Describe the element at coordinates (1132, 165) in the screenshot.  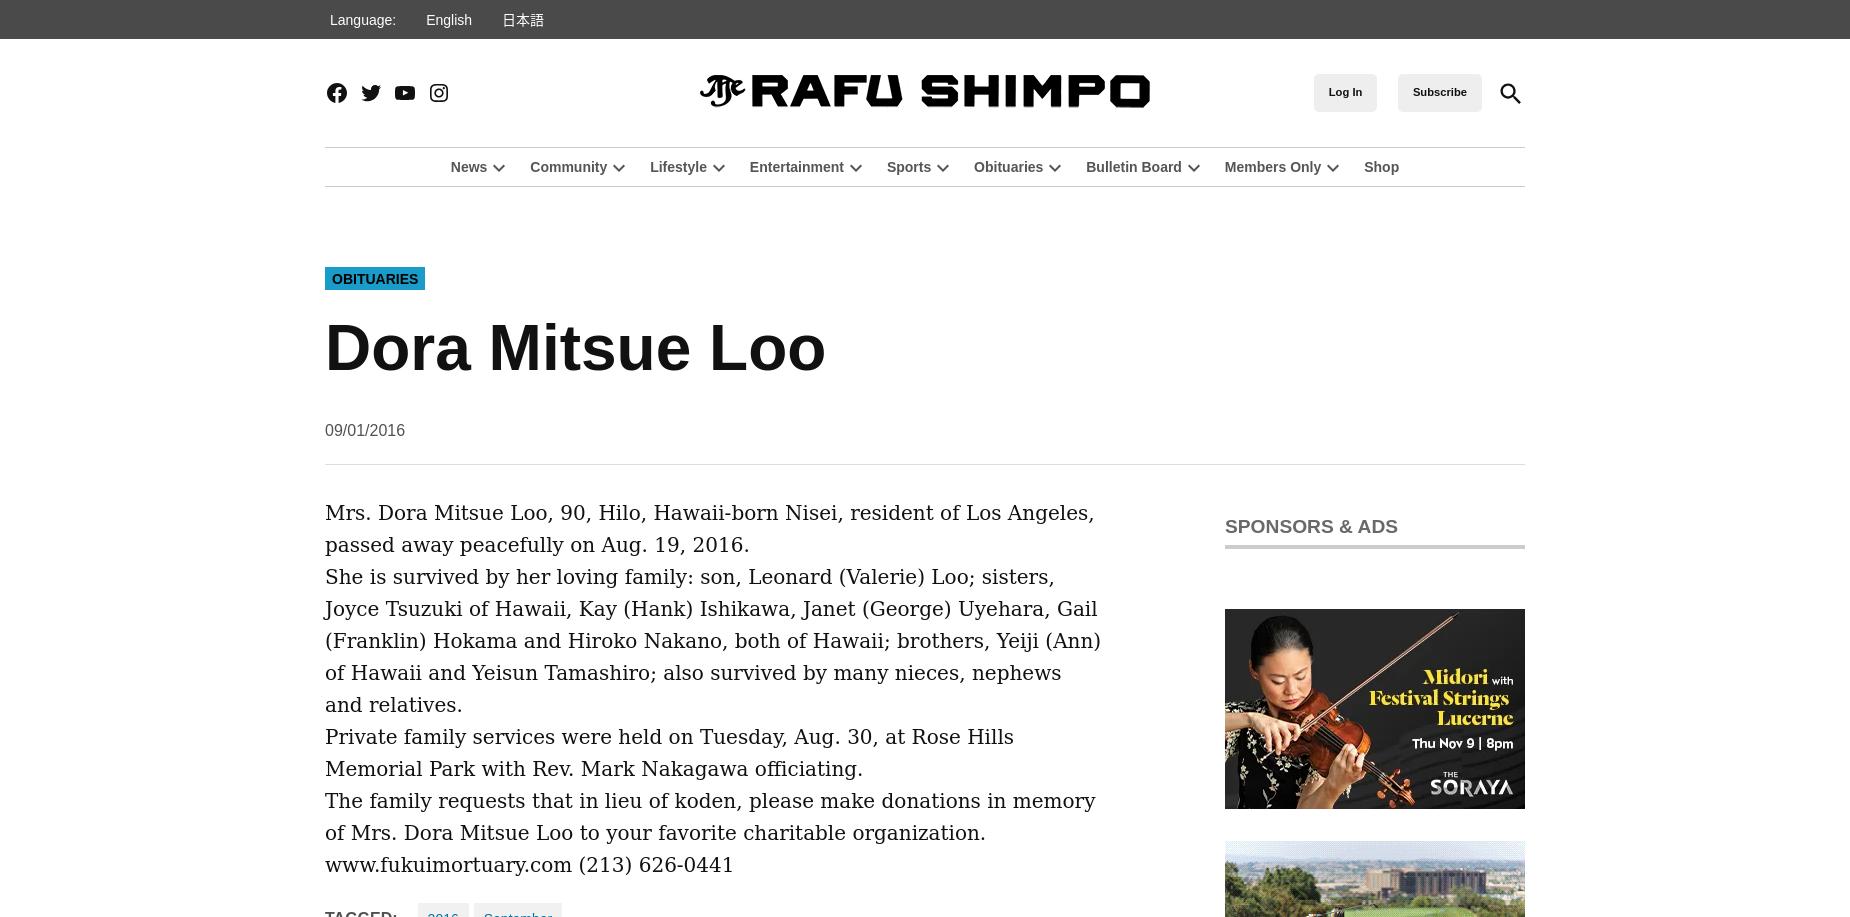
I see `'Bulletin Board'` at that location.